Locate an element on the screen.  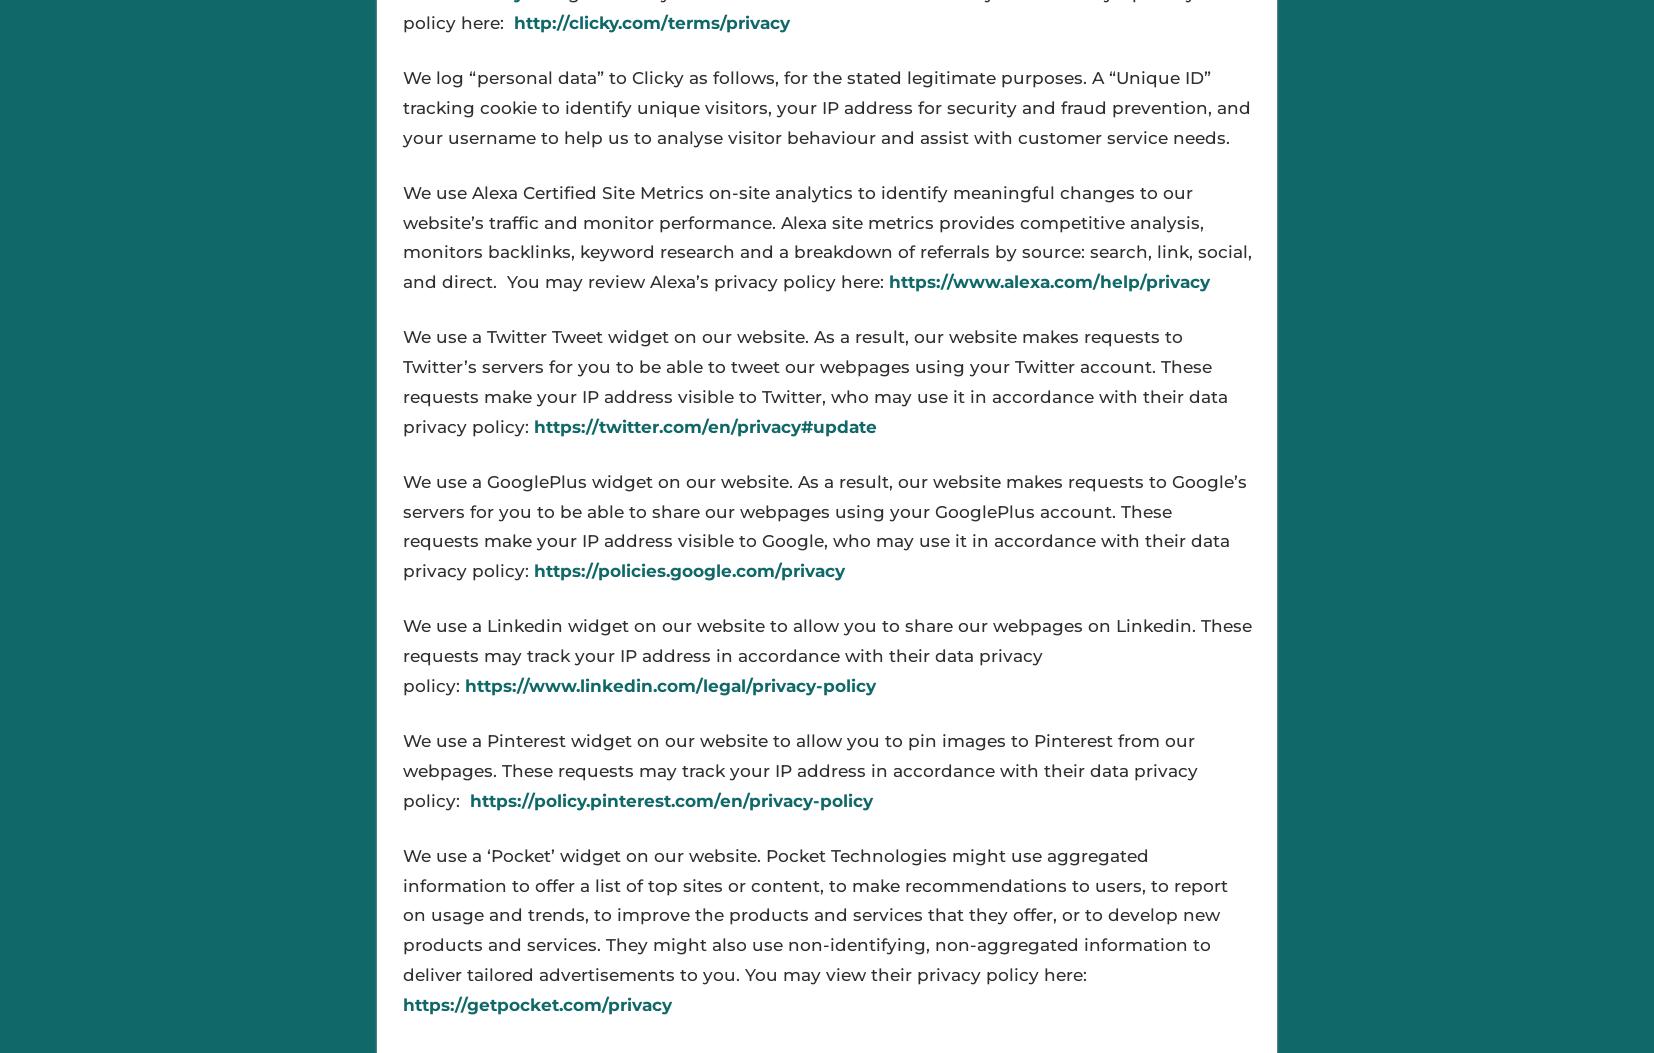
'We use a Linkedin widget on our website to allow you to share our webpages on Linkedin. These requests may track your IP address in accordance with their data privacy policy:' is located at coordinates (826, 654).